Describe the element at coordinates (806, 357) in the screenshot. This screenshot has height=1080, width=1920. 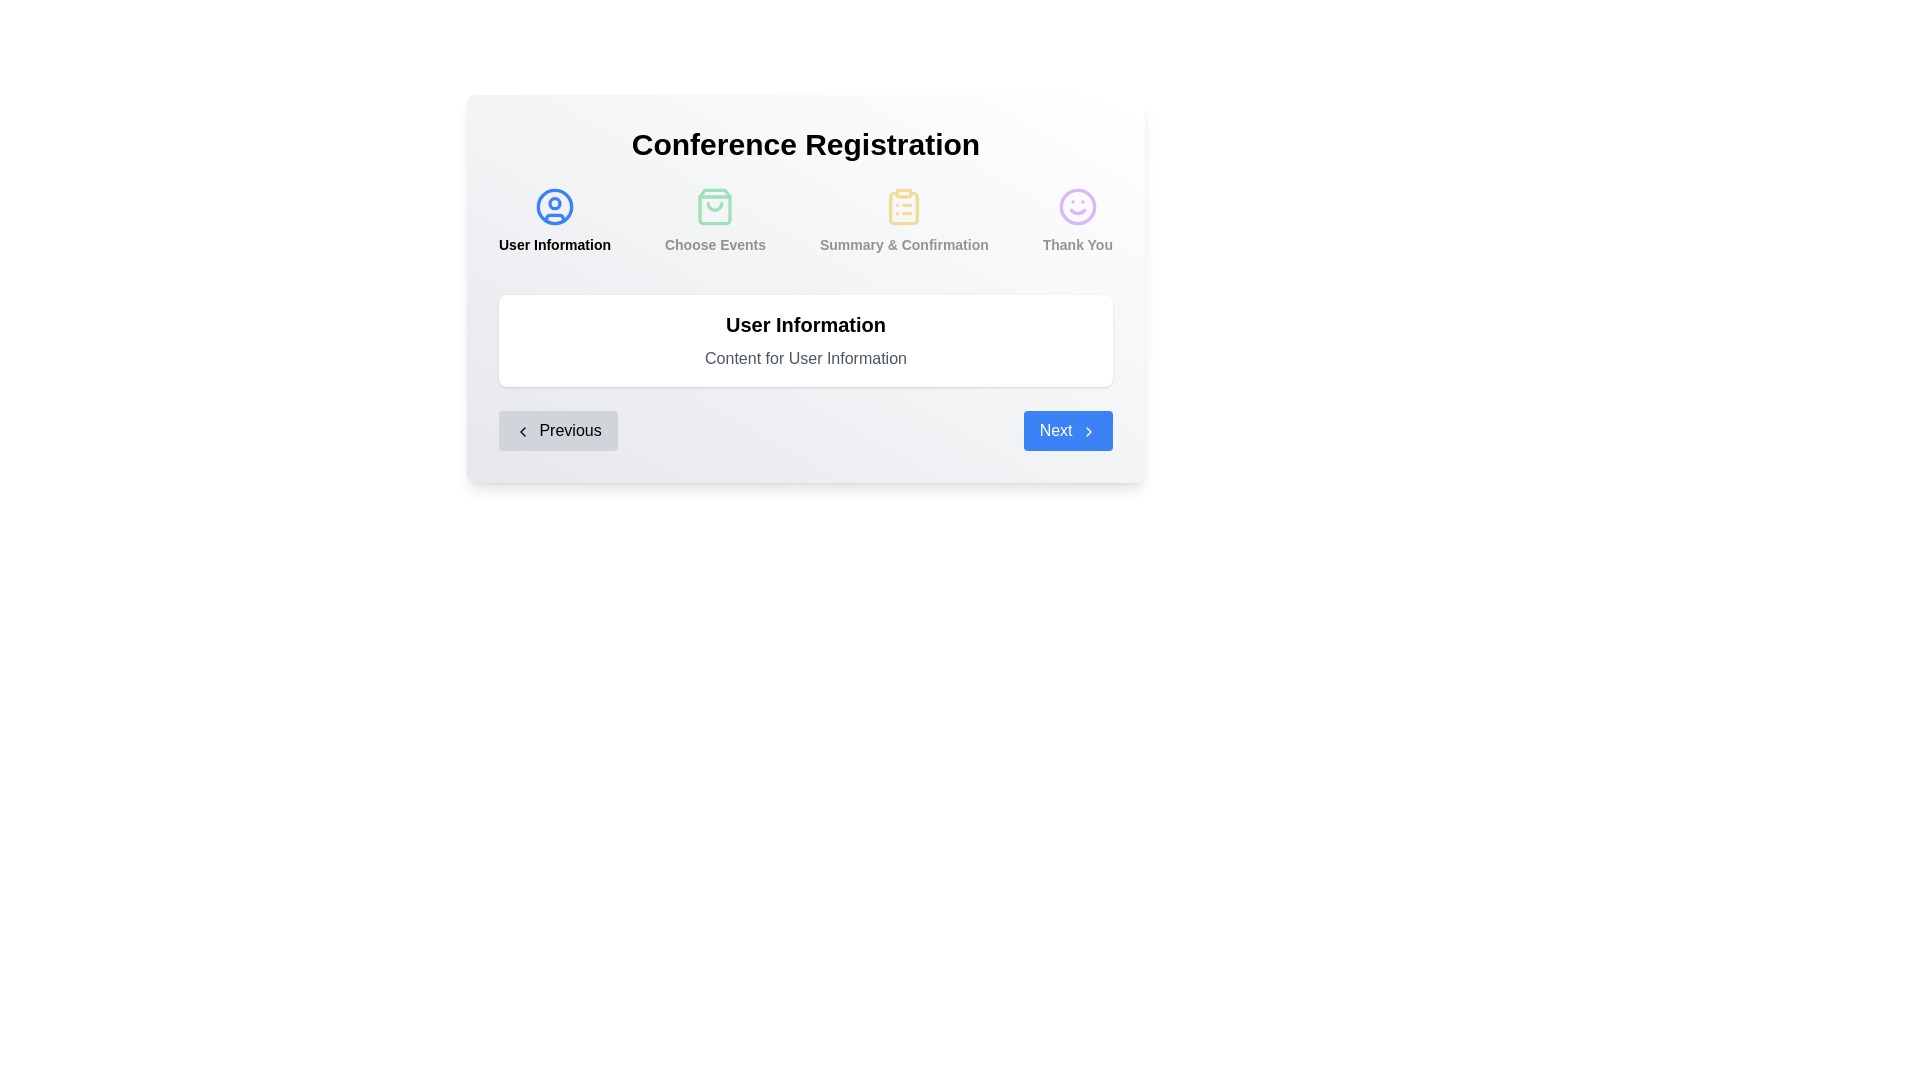
I see `the text label displaying 'Content for User Information' which is located below the 'User Information' header within a white rounded rectangle card` at that location.